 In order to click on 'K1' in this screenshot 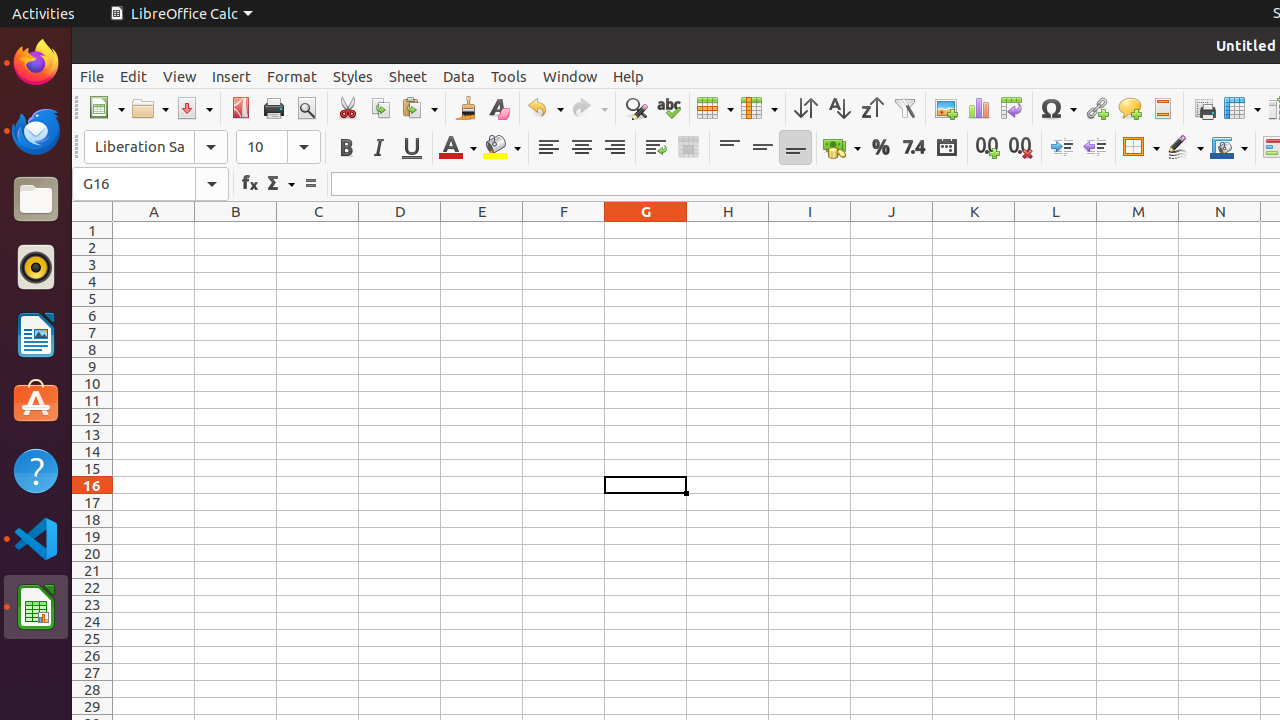, I will do `click(973, 229)`.